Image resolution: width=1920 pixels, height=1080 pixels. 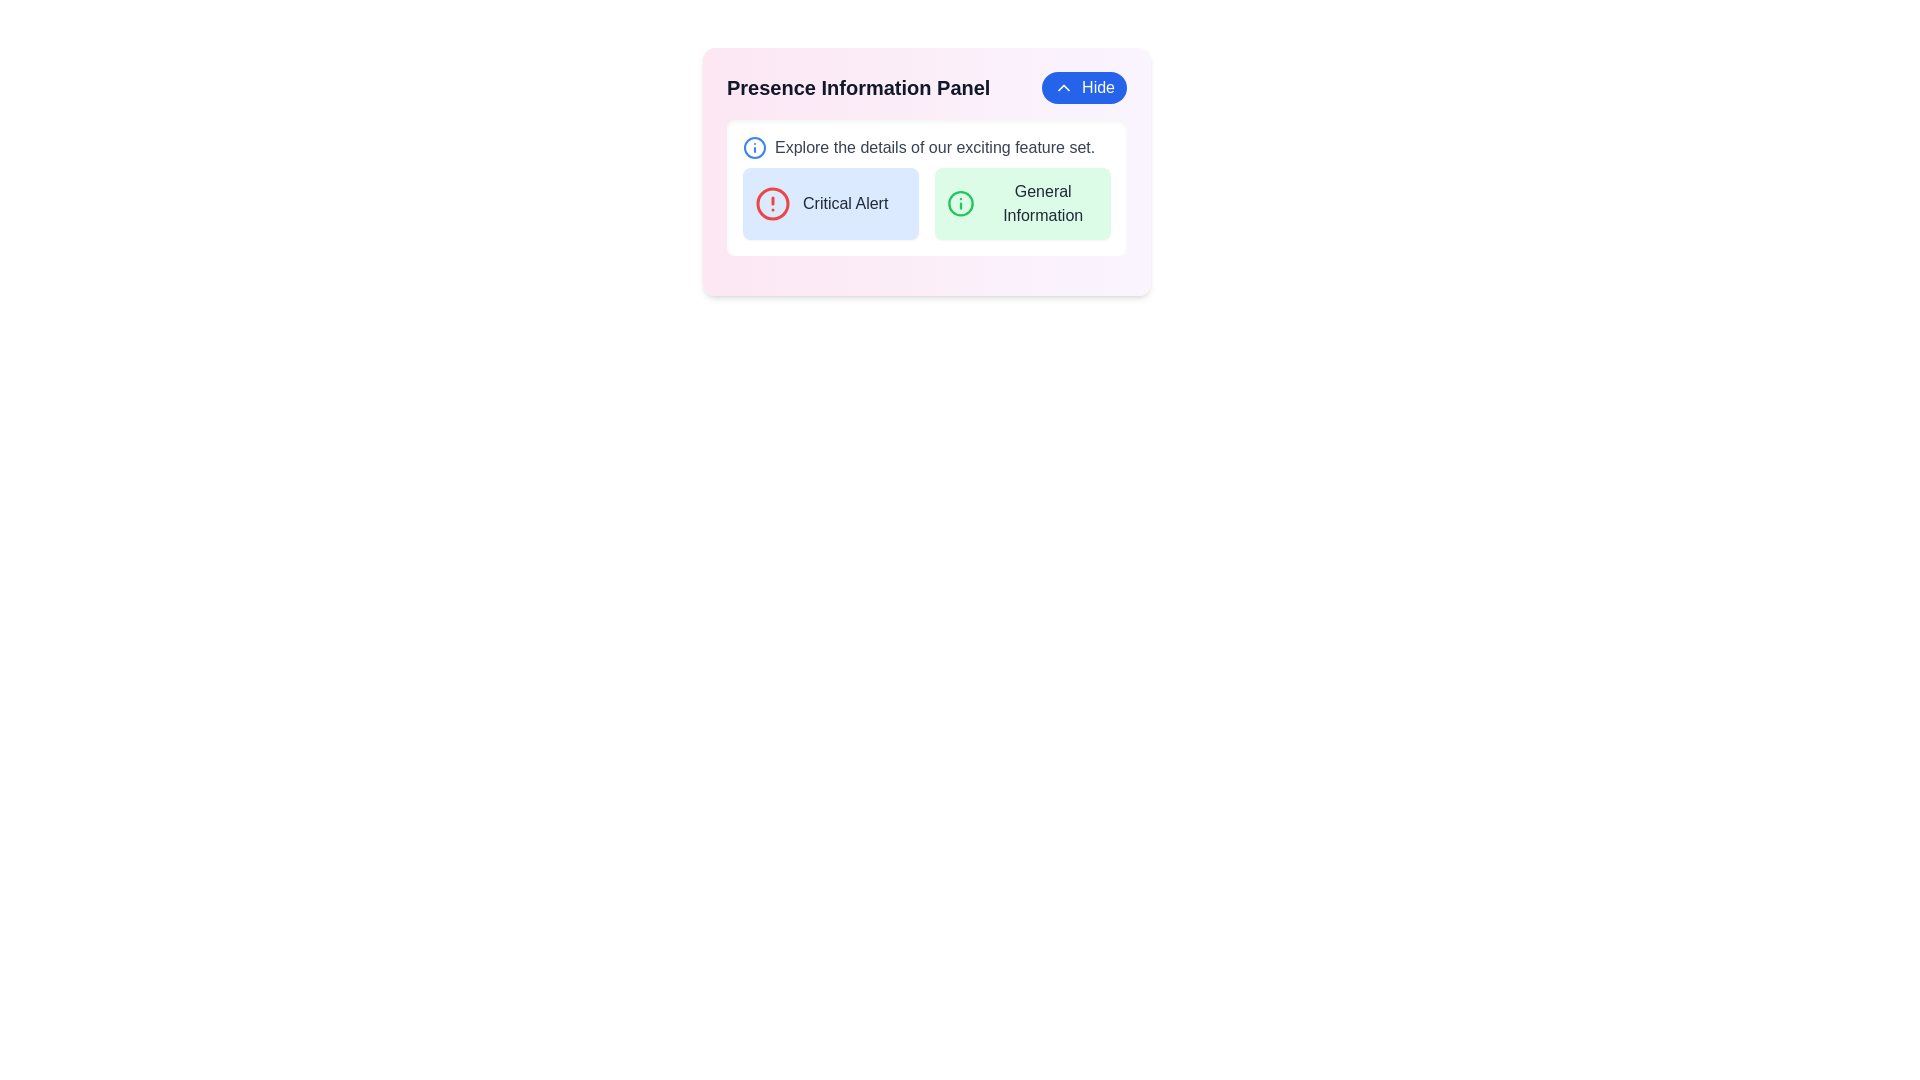 What do you see at coordinates (830, 204) in the screenshot?
I see `the alert by clicking on the Button-like indicator, which is the first element in a group and positioned to the left of 'General Information'` at bounding box center [830, 204].